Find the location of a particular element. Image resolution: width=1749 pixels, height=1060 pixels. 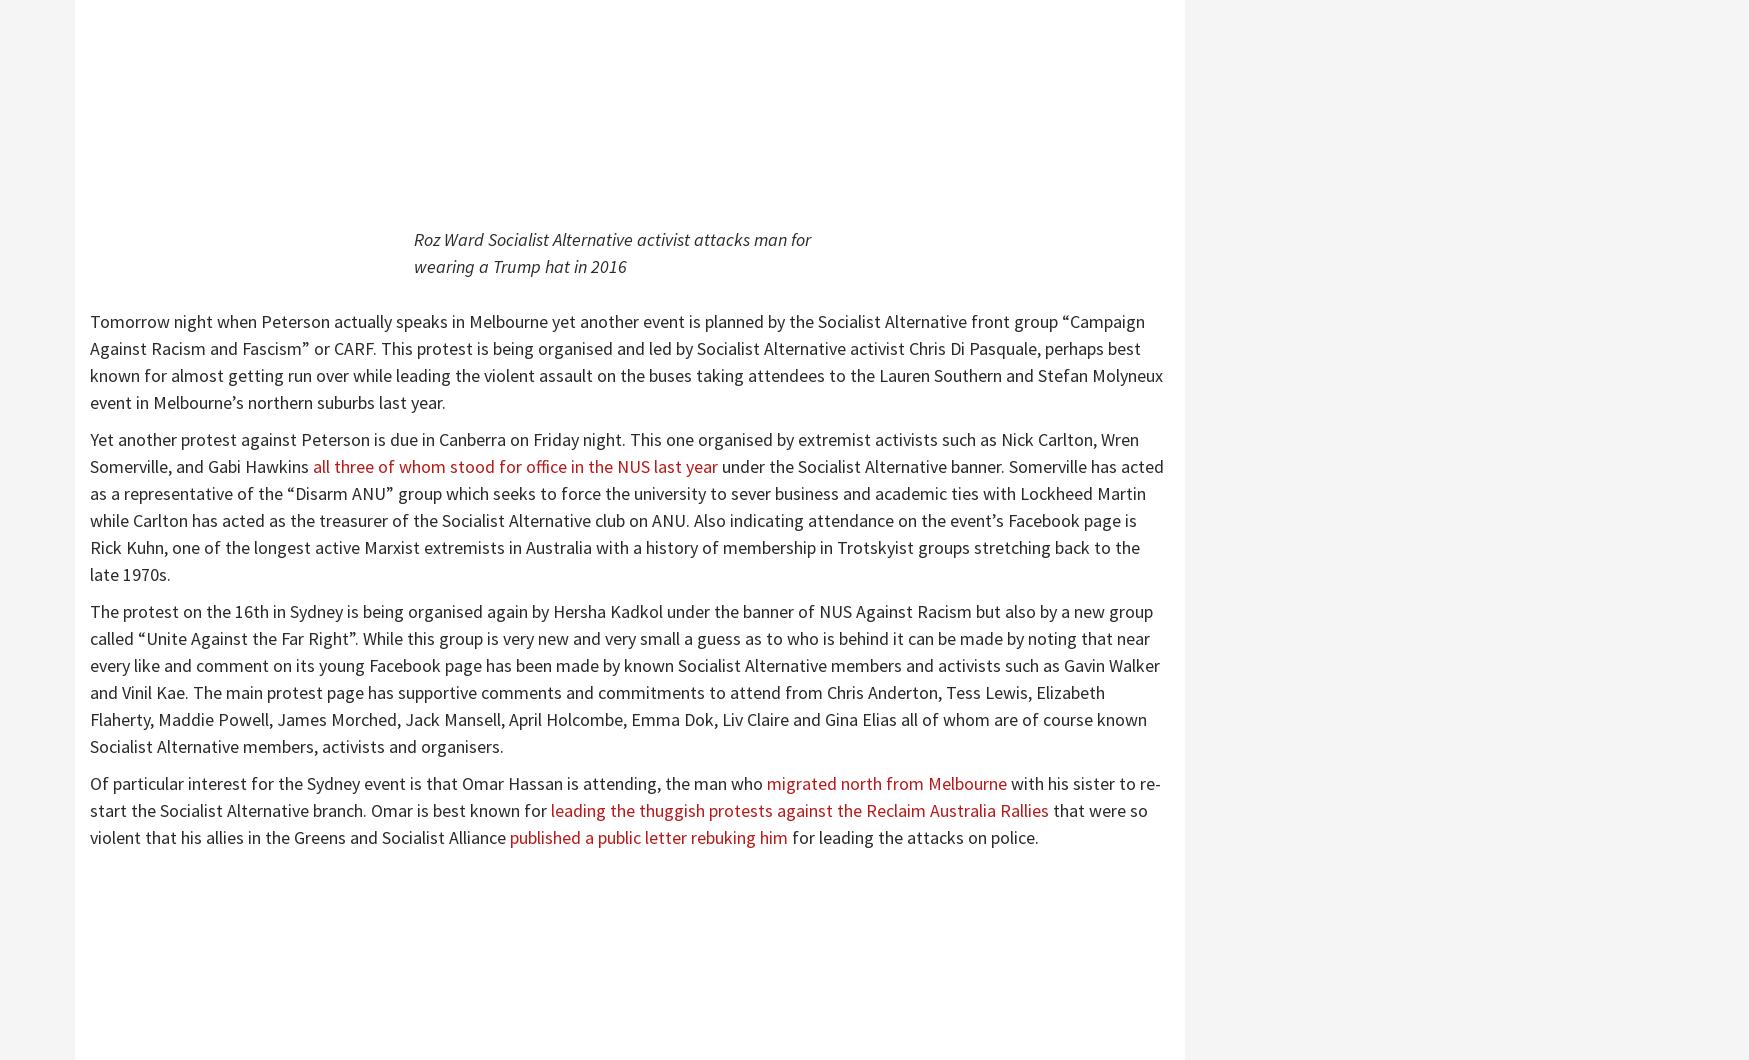

'under the Socialist Alternative banner. Somerville has acted as a representative of the “Disarm ANU” group which seeks to force the university to sever business and academic ties with Lockheed Martin while Carlton has acted as the treasurer of the Socialist Alternative club on ANU. Also indicating attendance on the event’s Facebook page is Rick Kuhn, one of the longest active Marxist extremists in Australia with a history of membership in Trotskyist groups stretching back to the late 1970s.' is located at coordinates (625, 519).